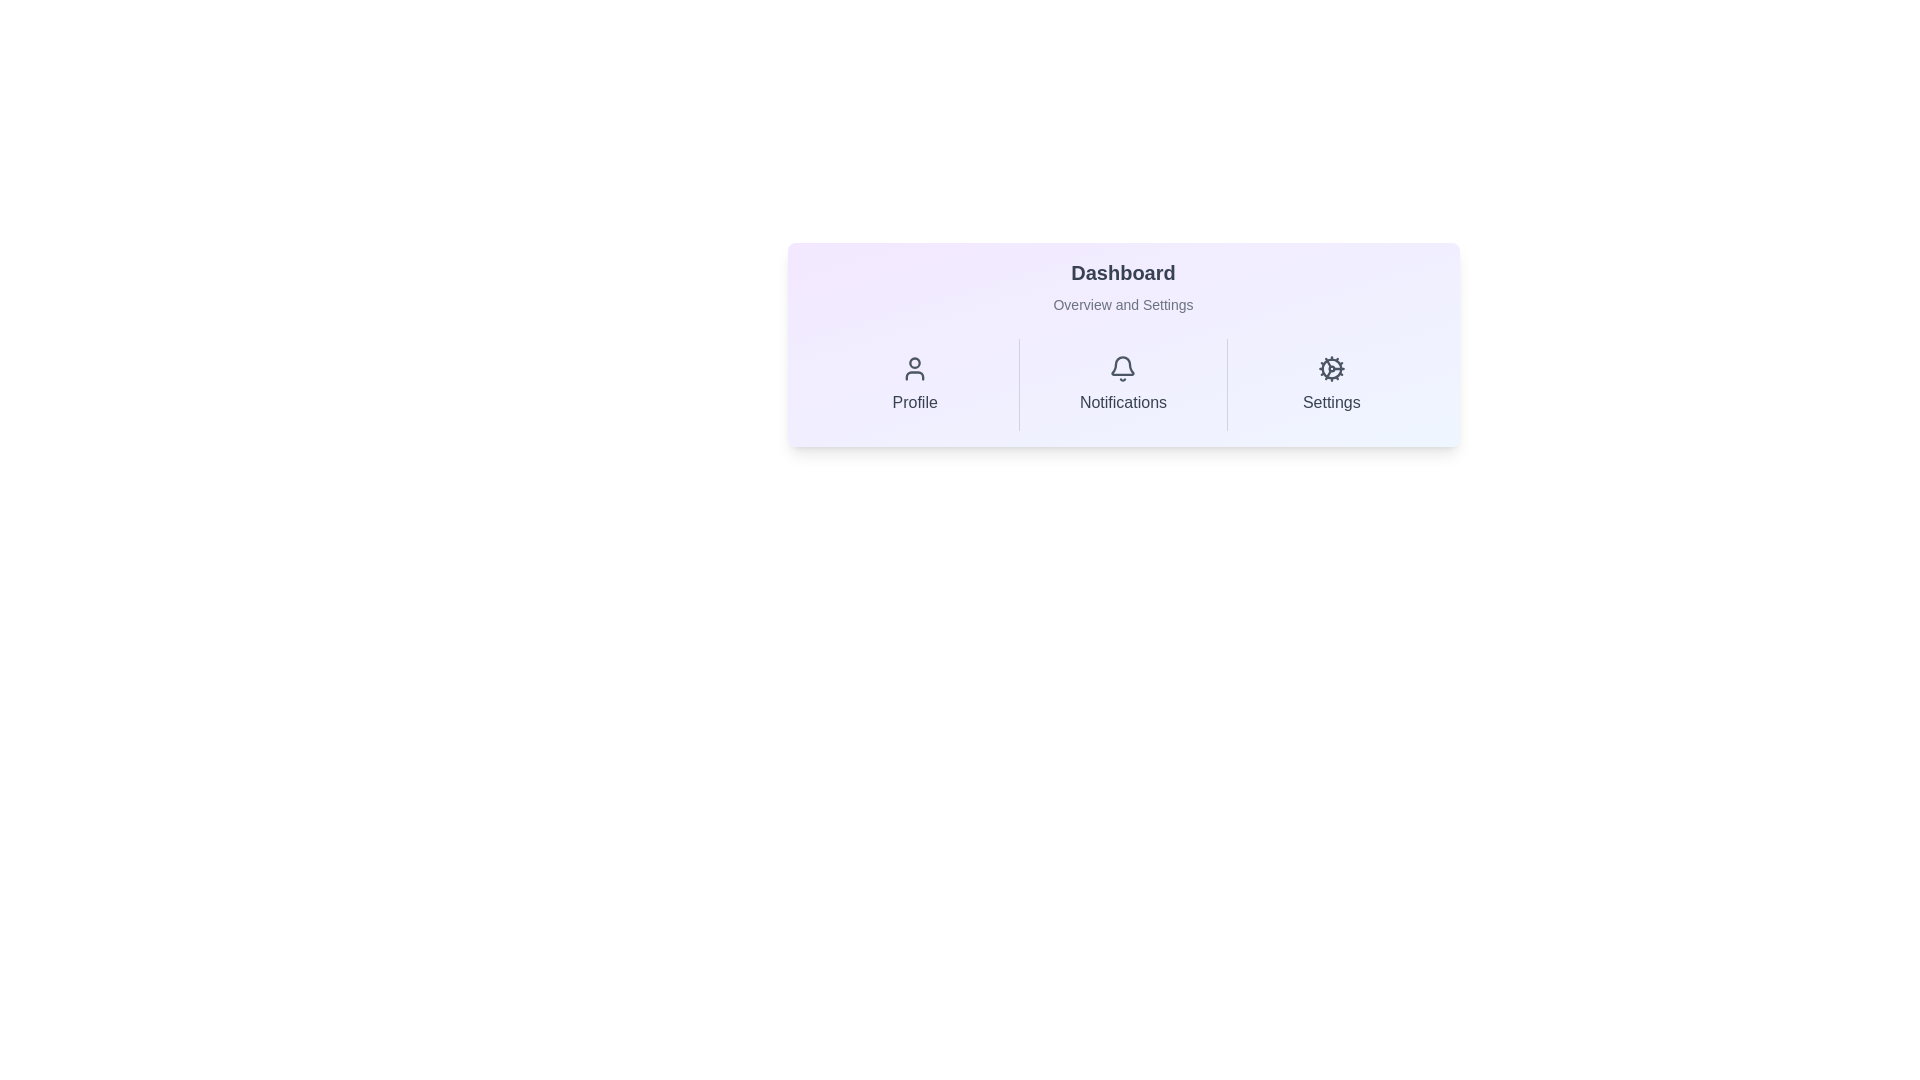 The height and width of the screenshot is (1080, 1920). I want to click on the 'Notifications' text label, which is displayed in medium gray font and is positioned below a bell icon, so click(1123, 402).